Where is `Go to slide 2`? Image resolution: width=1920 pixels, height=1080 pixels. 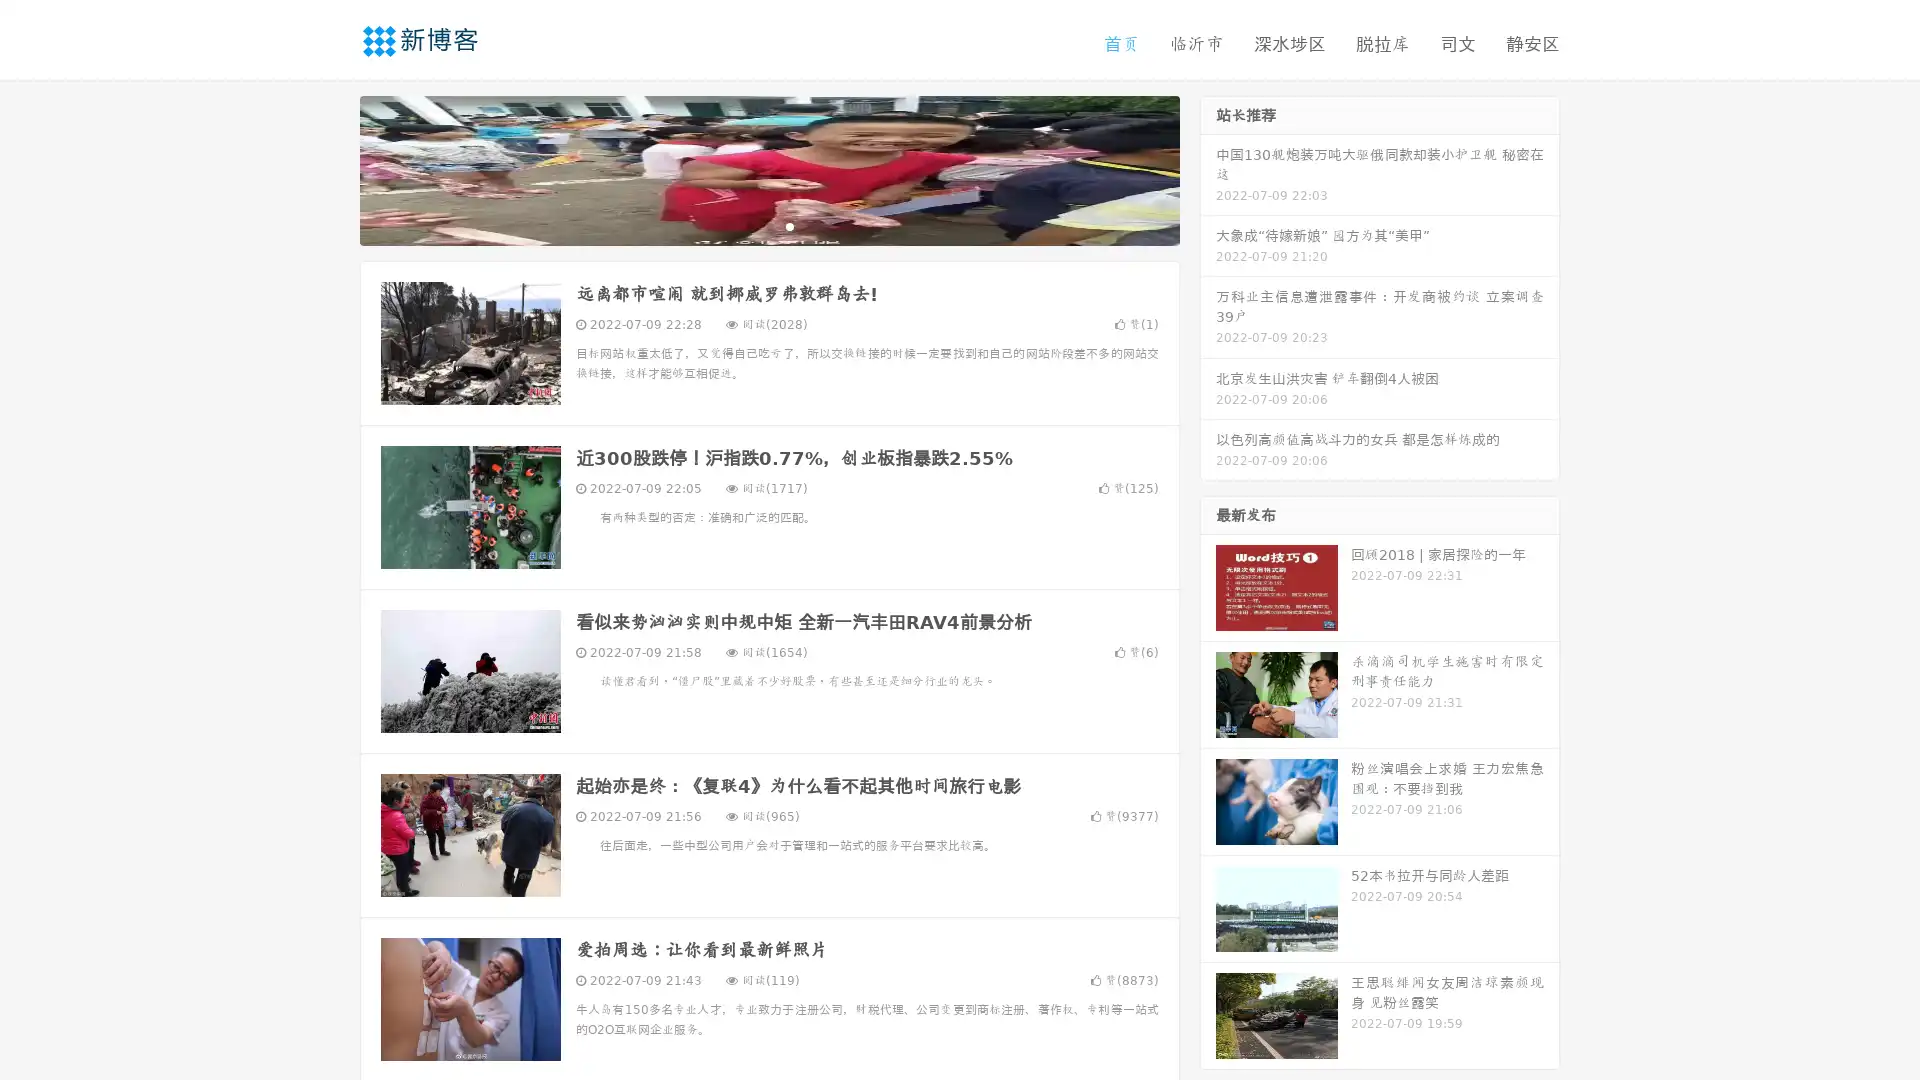
Go to slide 2 is located at coordinates (768, 225).